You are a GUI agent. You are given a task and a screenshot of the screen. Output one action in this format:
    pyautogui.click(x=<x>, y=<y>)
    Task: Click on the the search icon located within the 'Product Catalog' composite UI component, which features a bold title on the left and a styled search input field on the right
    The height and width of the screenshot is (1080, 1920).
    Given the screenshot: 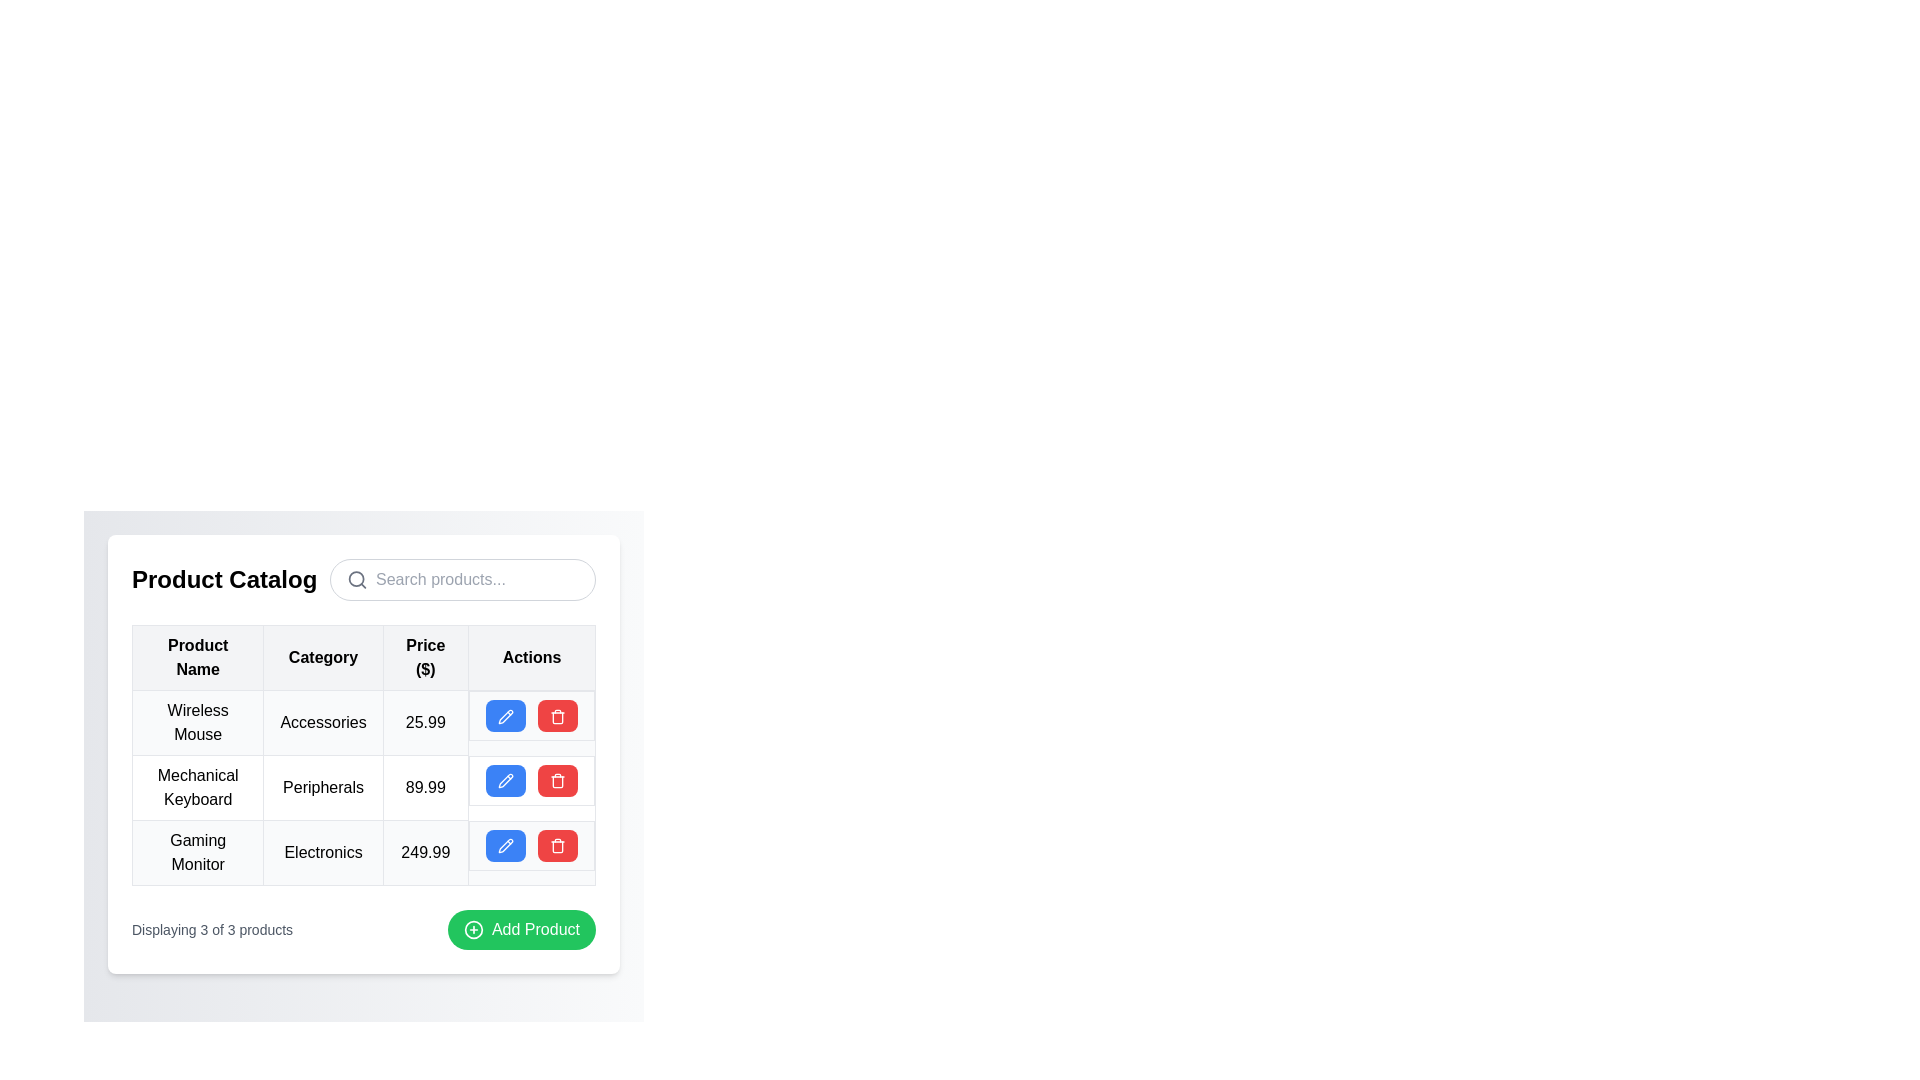 What is the action you would take?
    pyautogui.click(x=364, y=579)
    